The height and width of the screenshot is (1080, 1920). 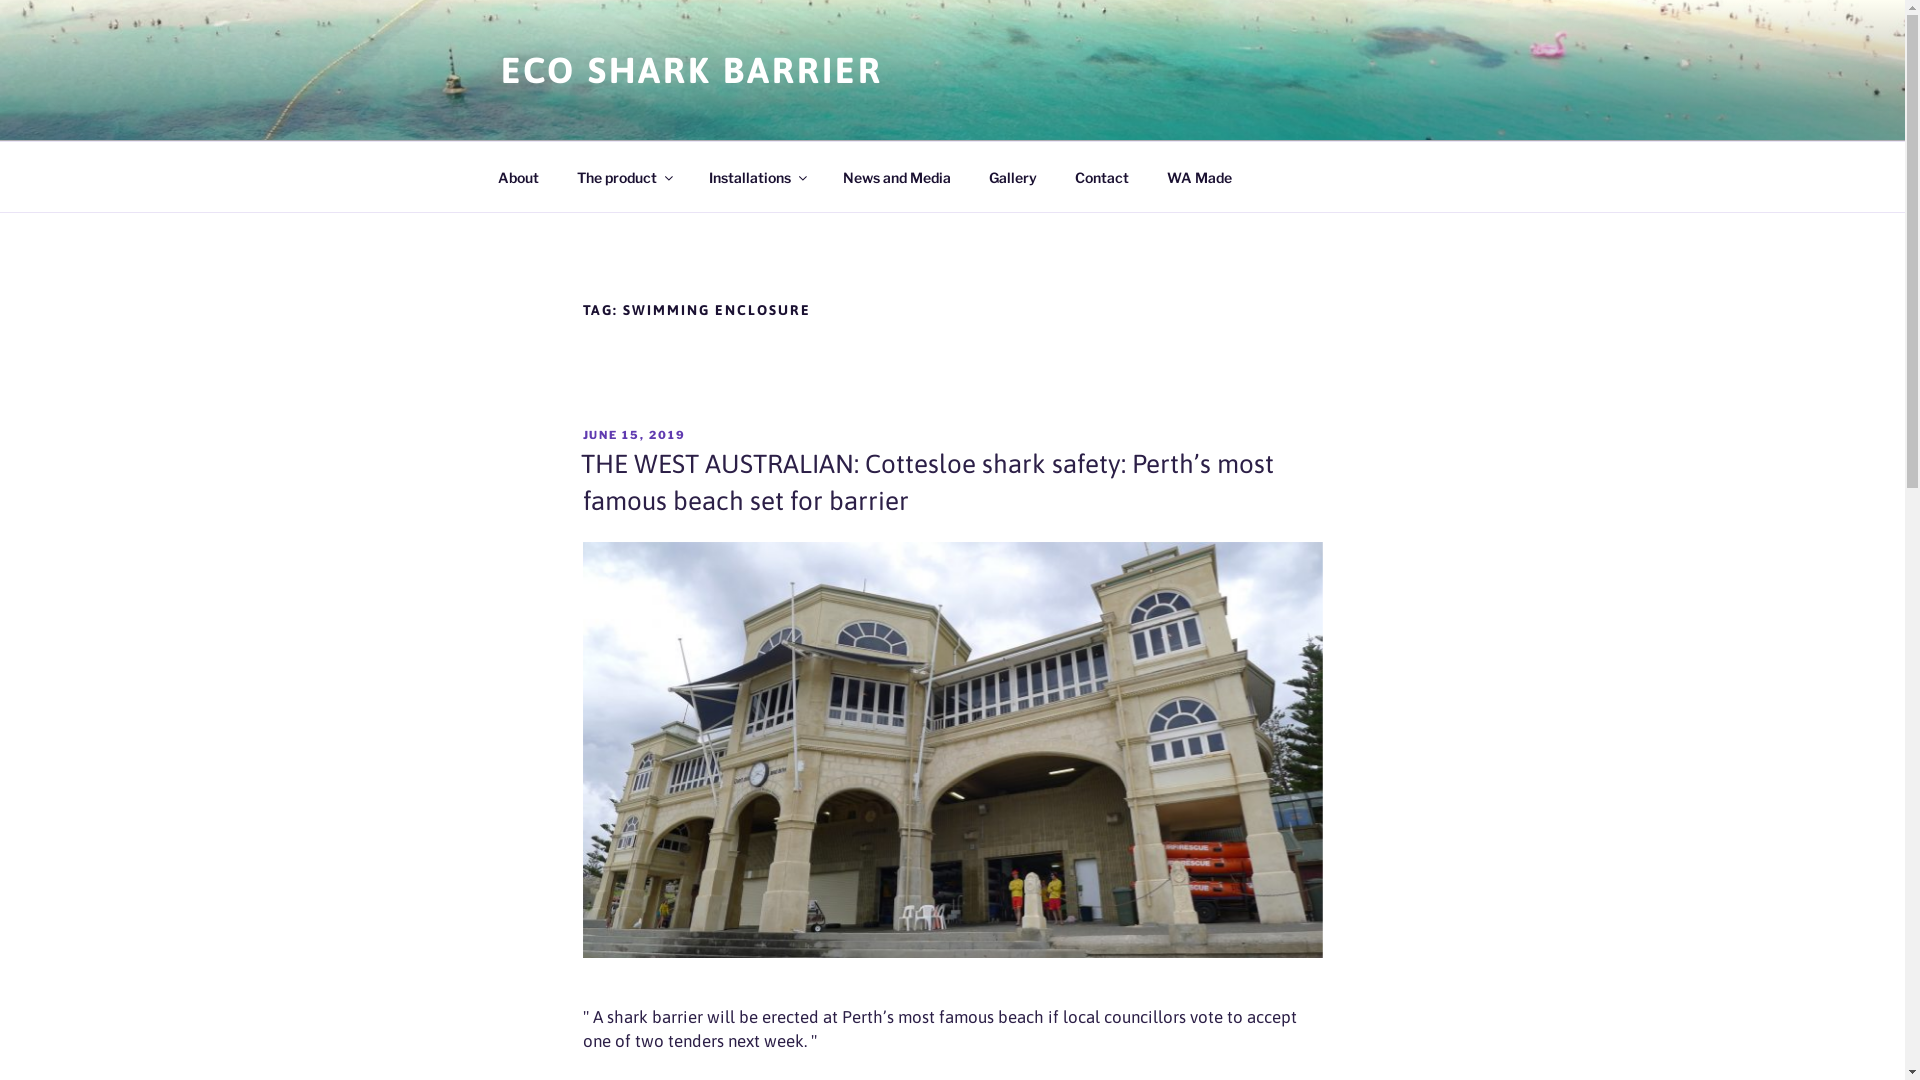 What do you see at coordinates (1200, 175) in the screenshot?
I see `'WA Made'` at bounding box center [1200, 175].